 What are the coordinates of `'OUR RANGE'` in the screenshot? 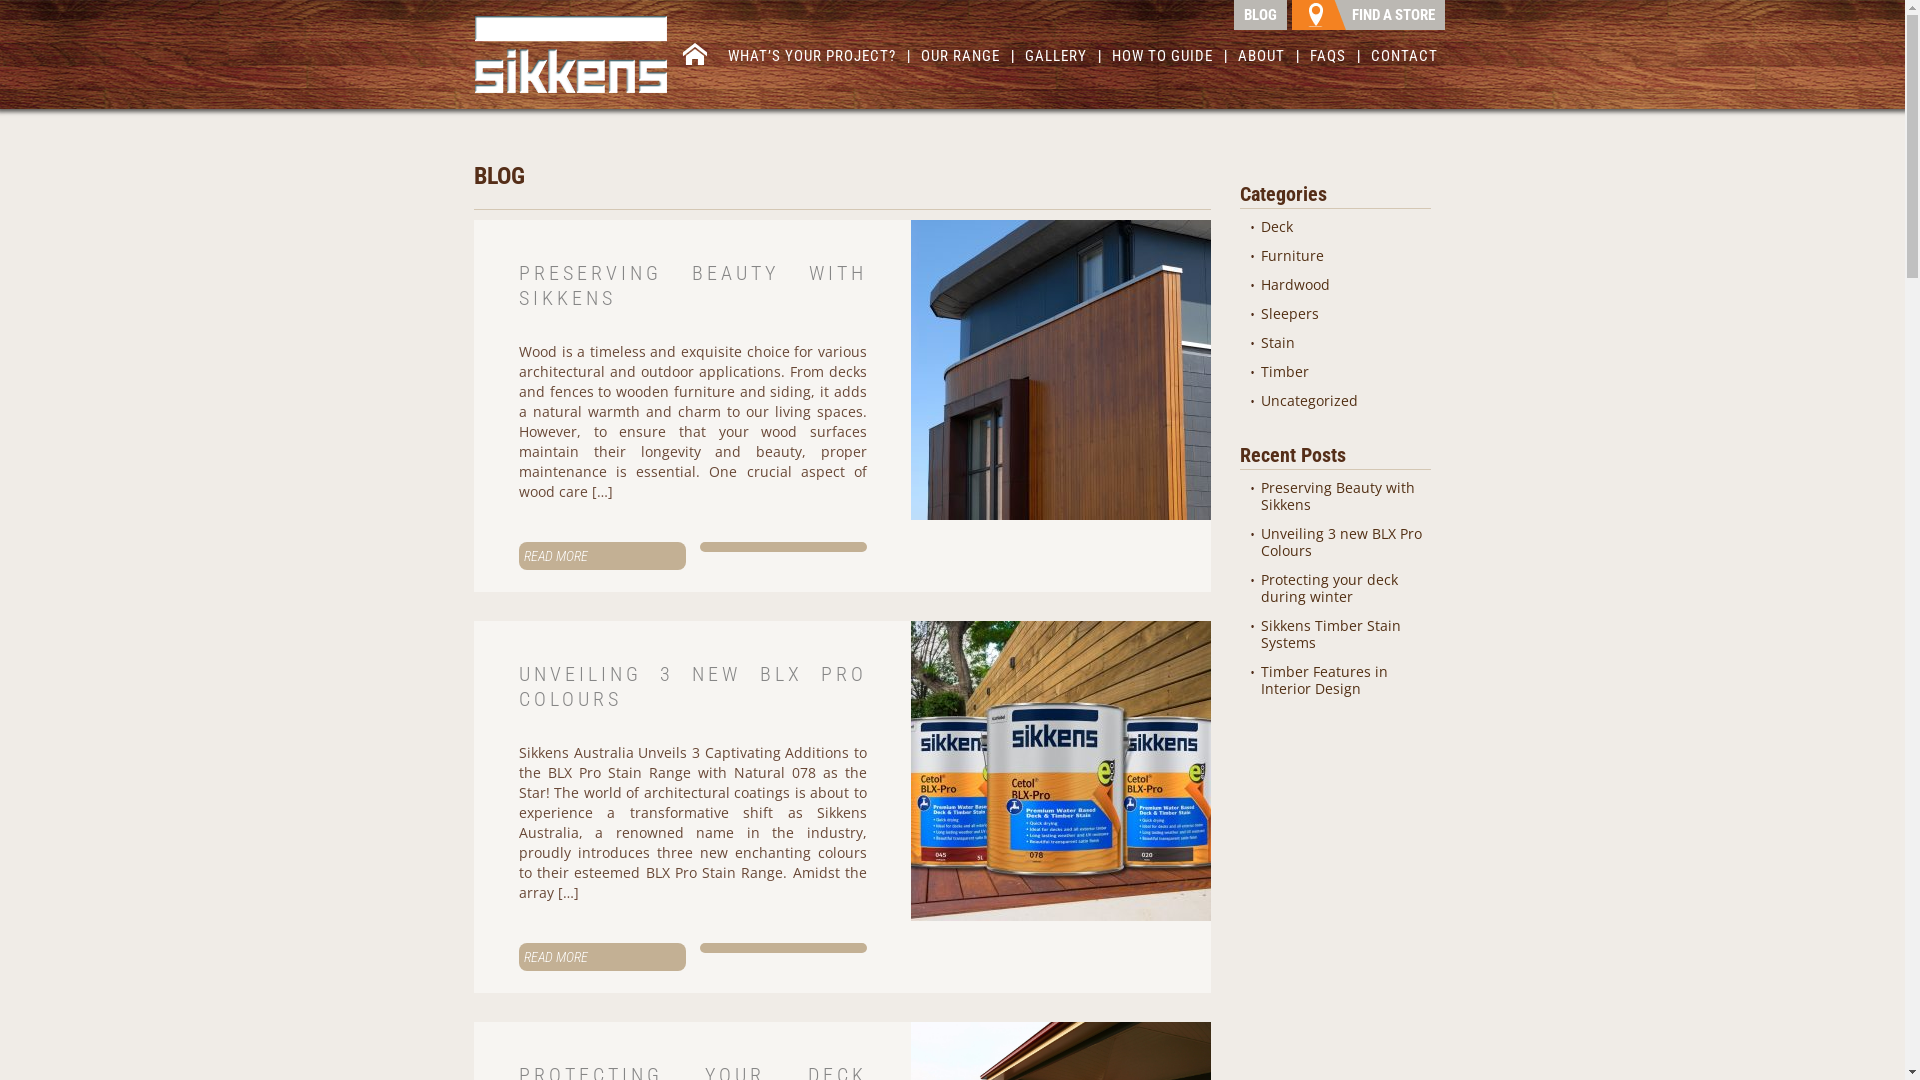 It's located at (960, 60).